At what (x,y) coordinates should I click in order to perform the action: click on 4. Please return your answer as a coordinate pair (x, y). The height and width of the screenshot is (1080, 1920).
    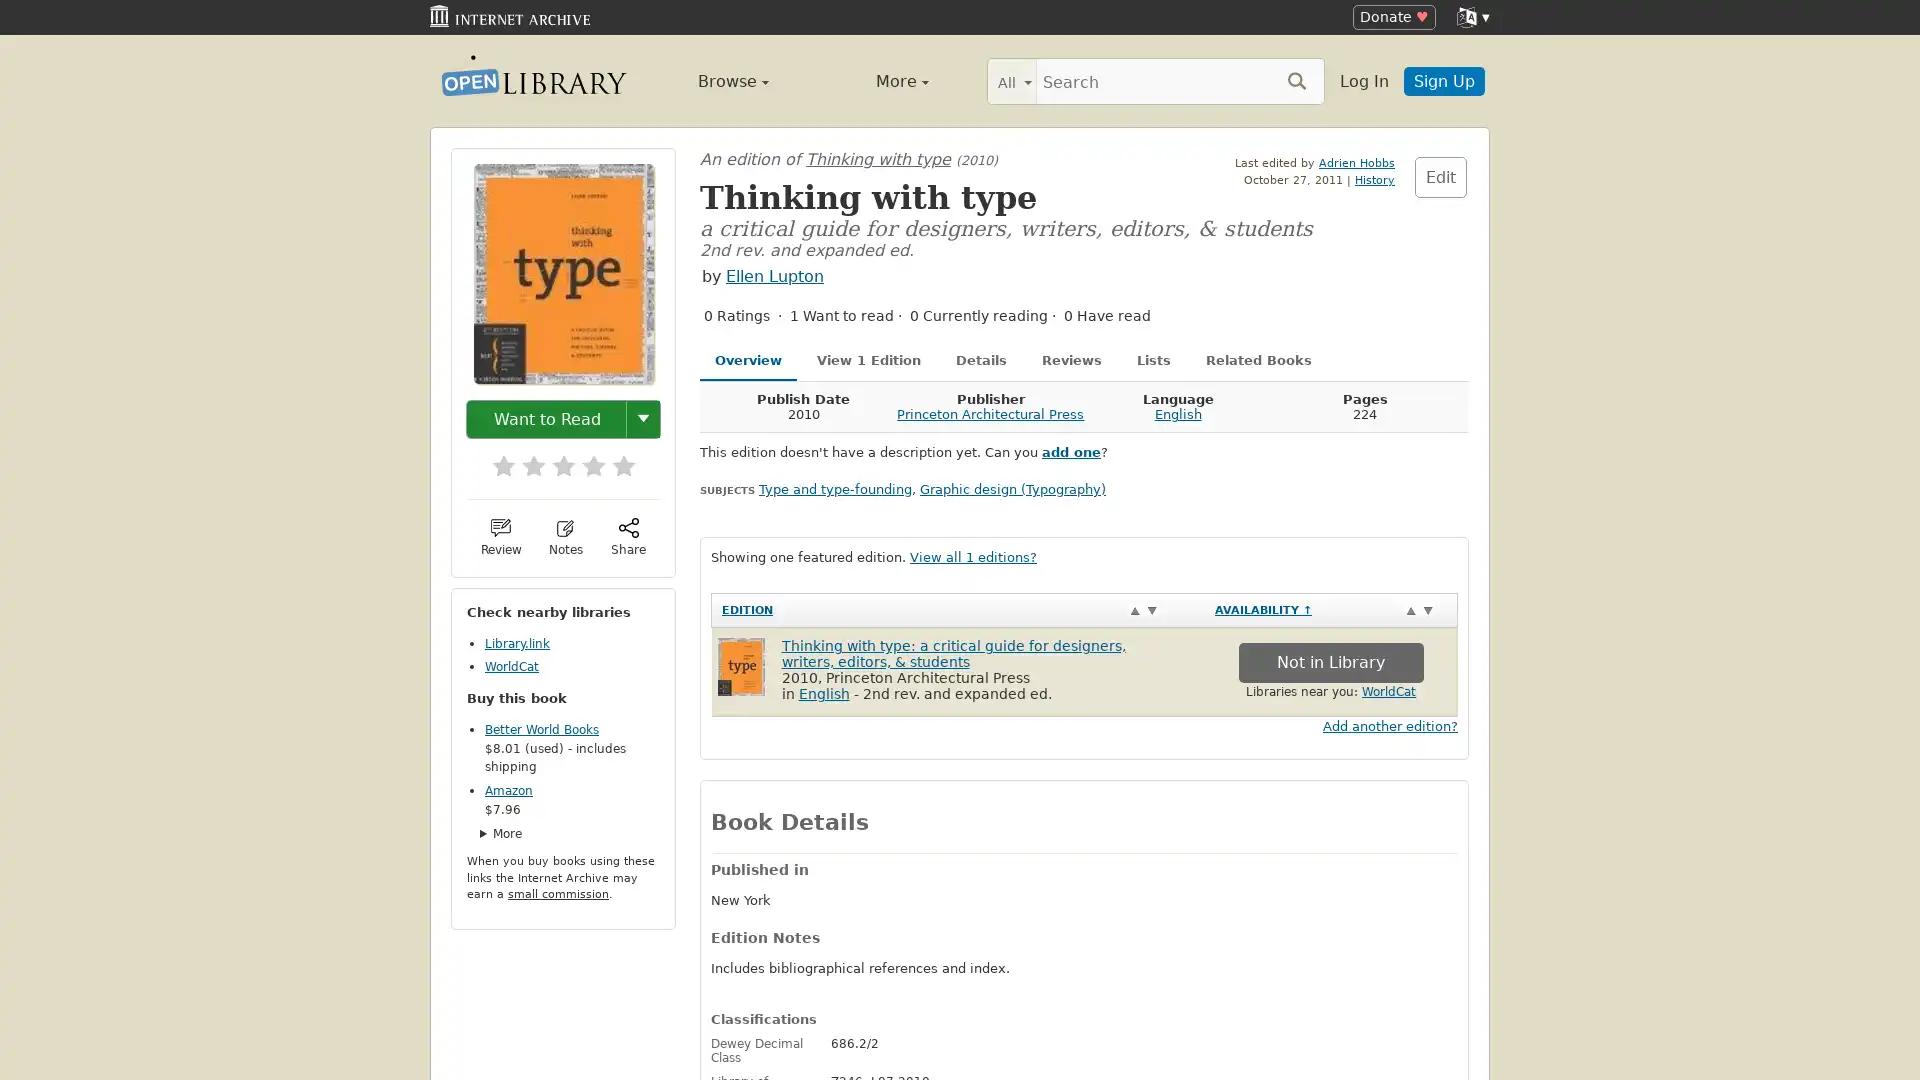
    Looking at the image, I should click on (583, 459).